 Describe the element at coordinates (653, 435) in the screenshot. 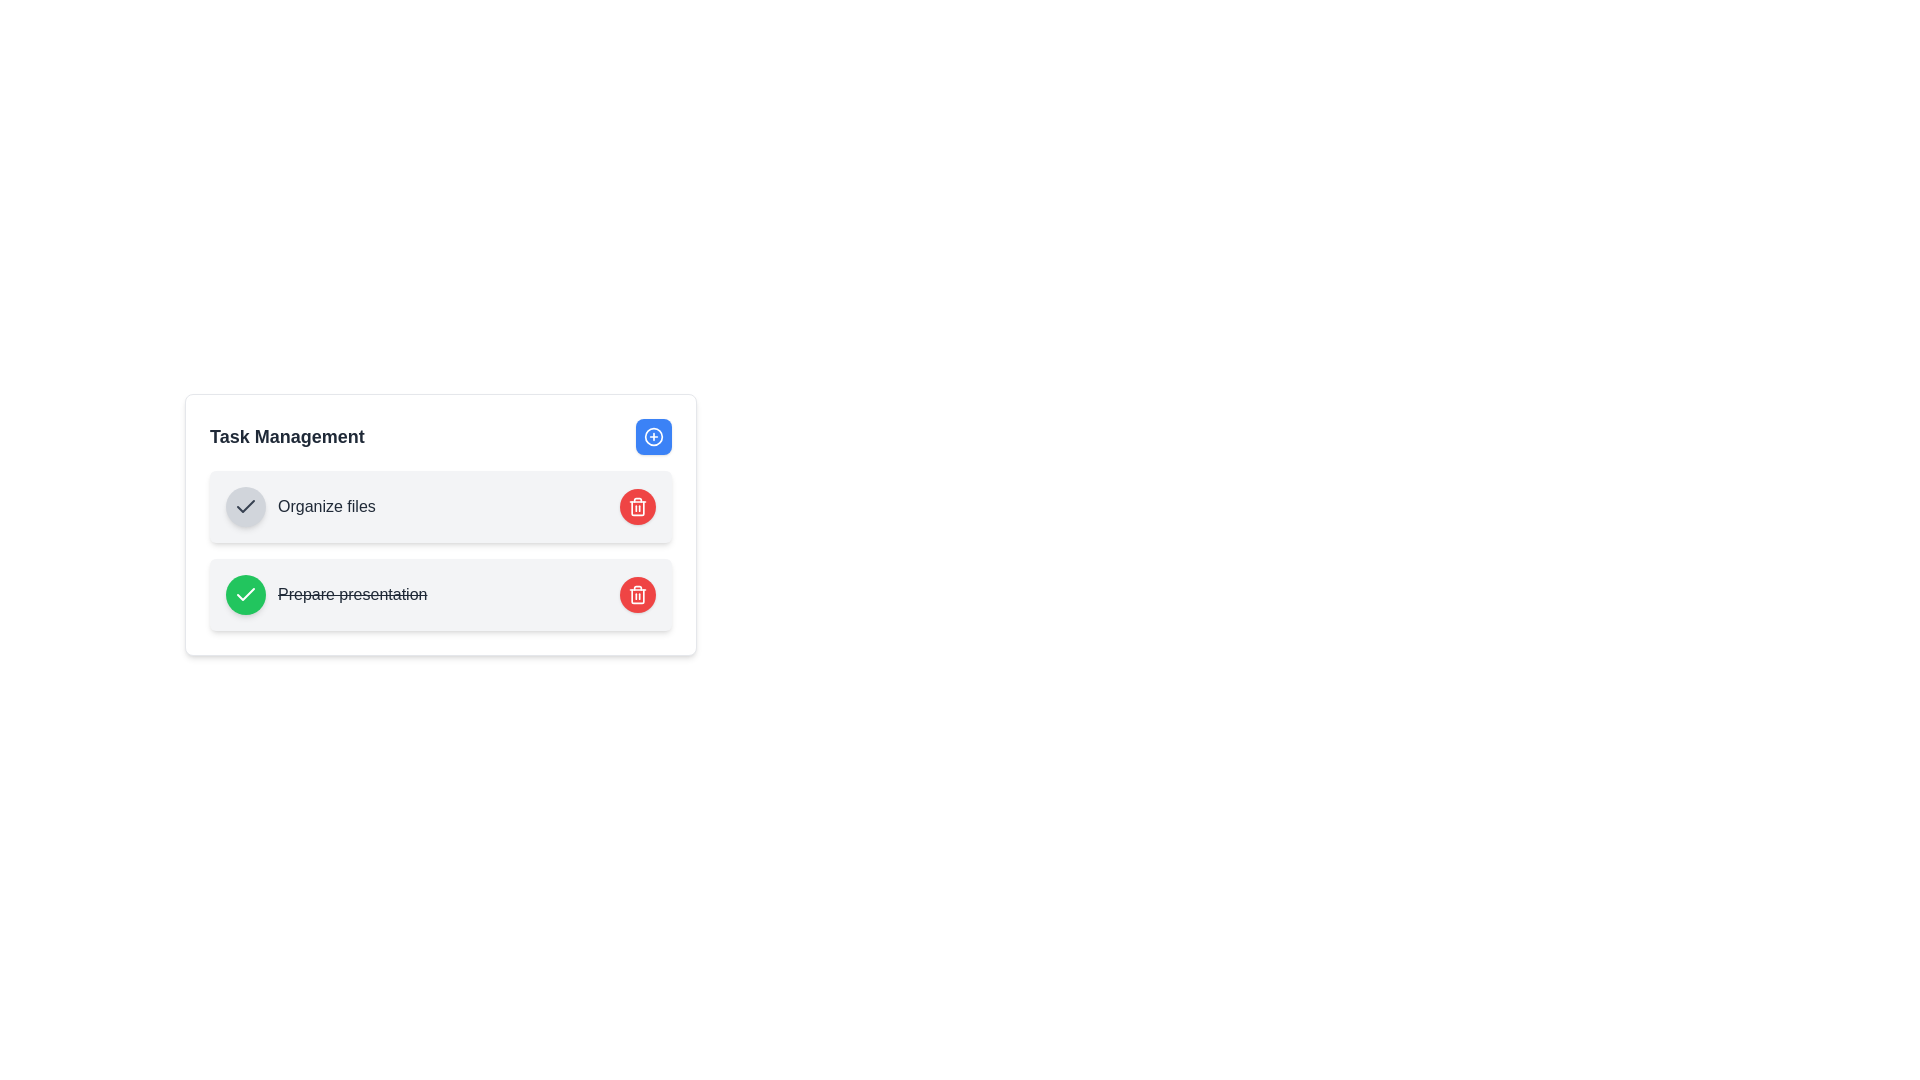

I see `the plus icon button with a blue background and white color located at the top-right corner of the task management card` at that location.